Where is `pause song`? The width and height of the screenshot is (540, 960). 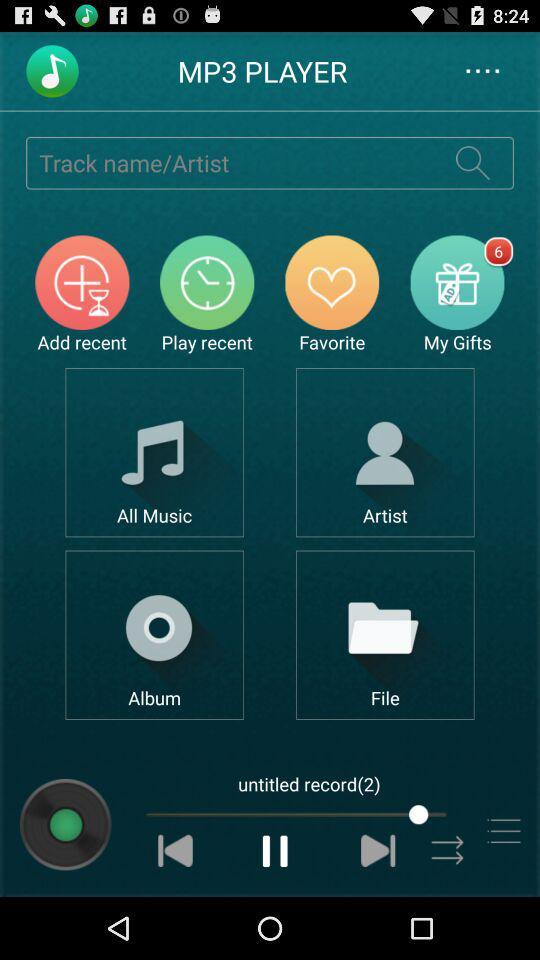 pause song is located at coordinates (275, 849).